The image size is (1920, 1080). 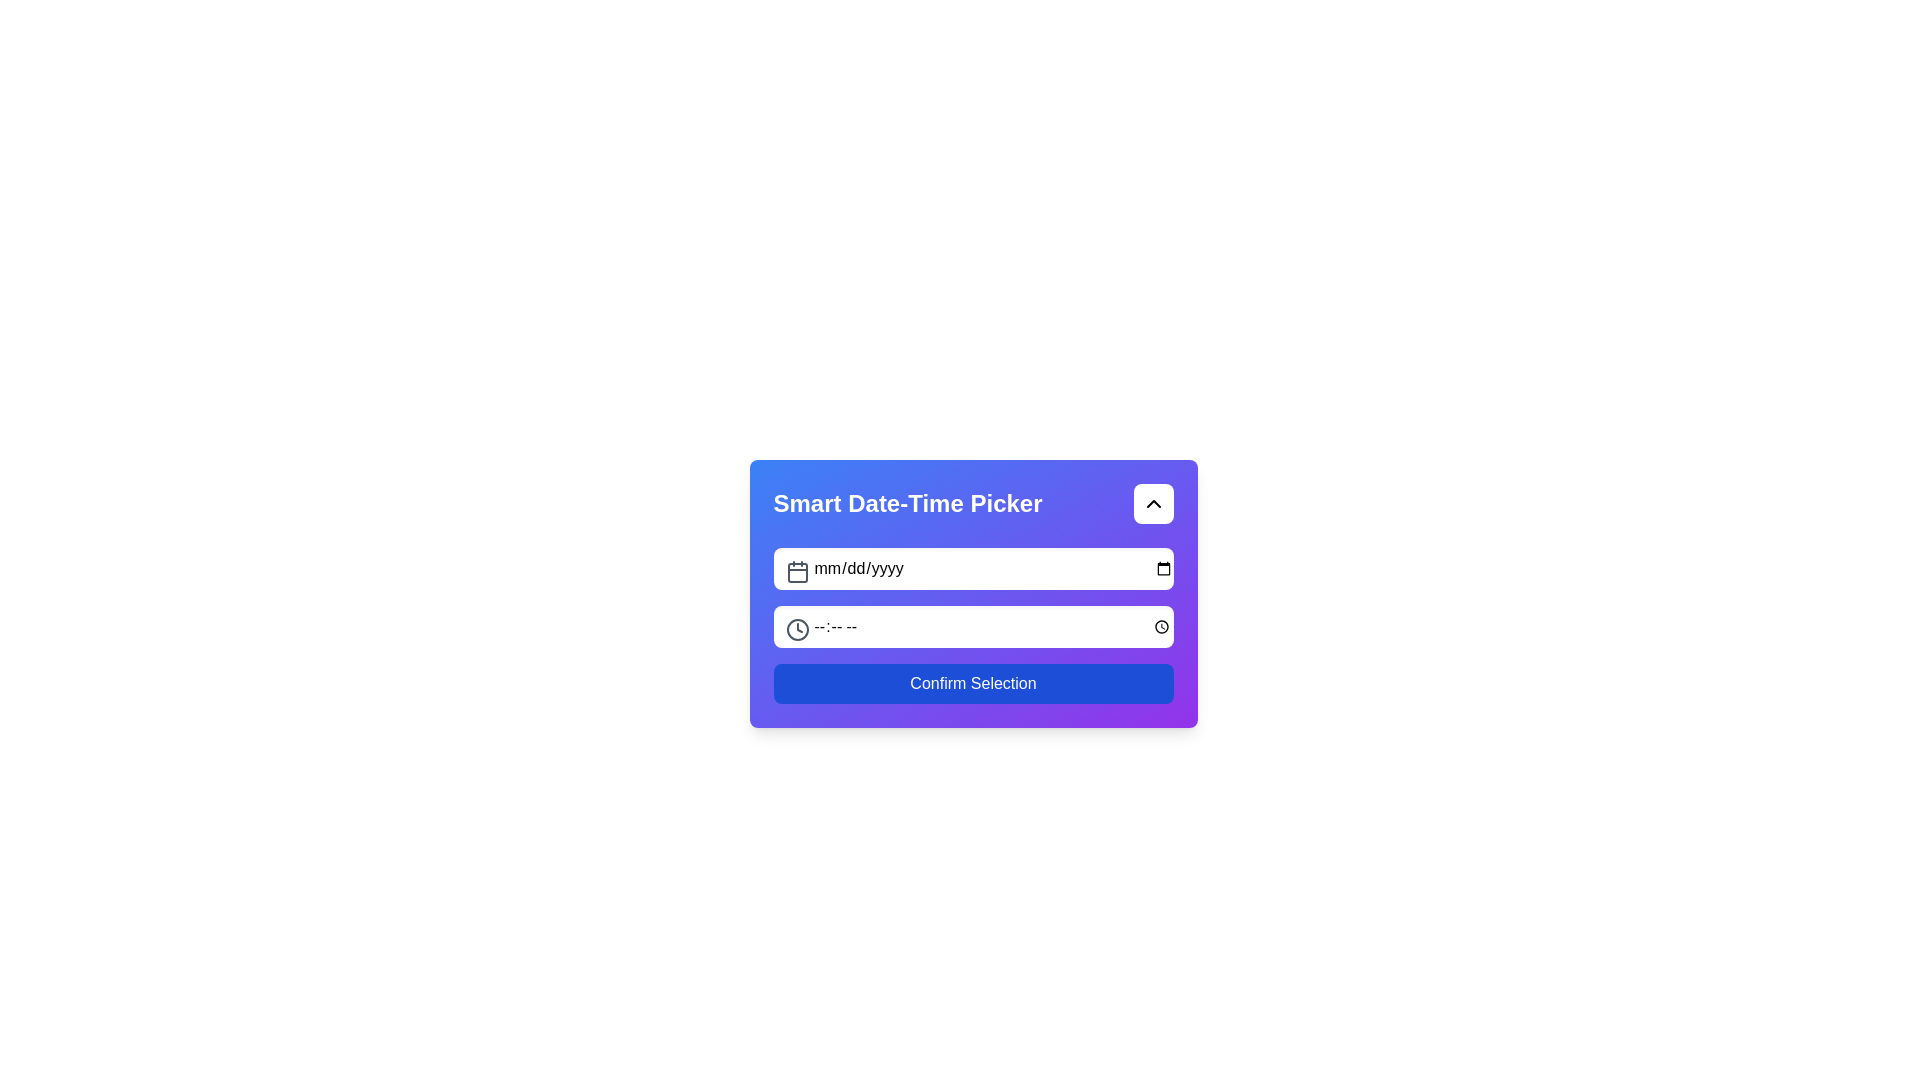 I want to click on the circular boundary of the clock face within the clock icon located to the left of the time input in the second input field of the Smart Date-Time Picker interface, so click(x=796, y=628).